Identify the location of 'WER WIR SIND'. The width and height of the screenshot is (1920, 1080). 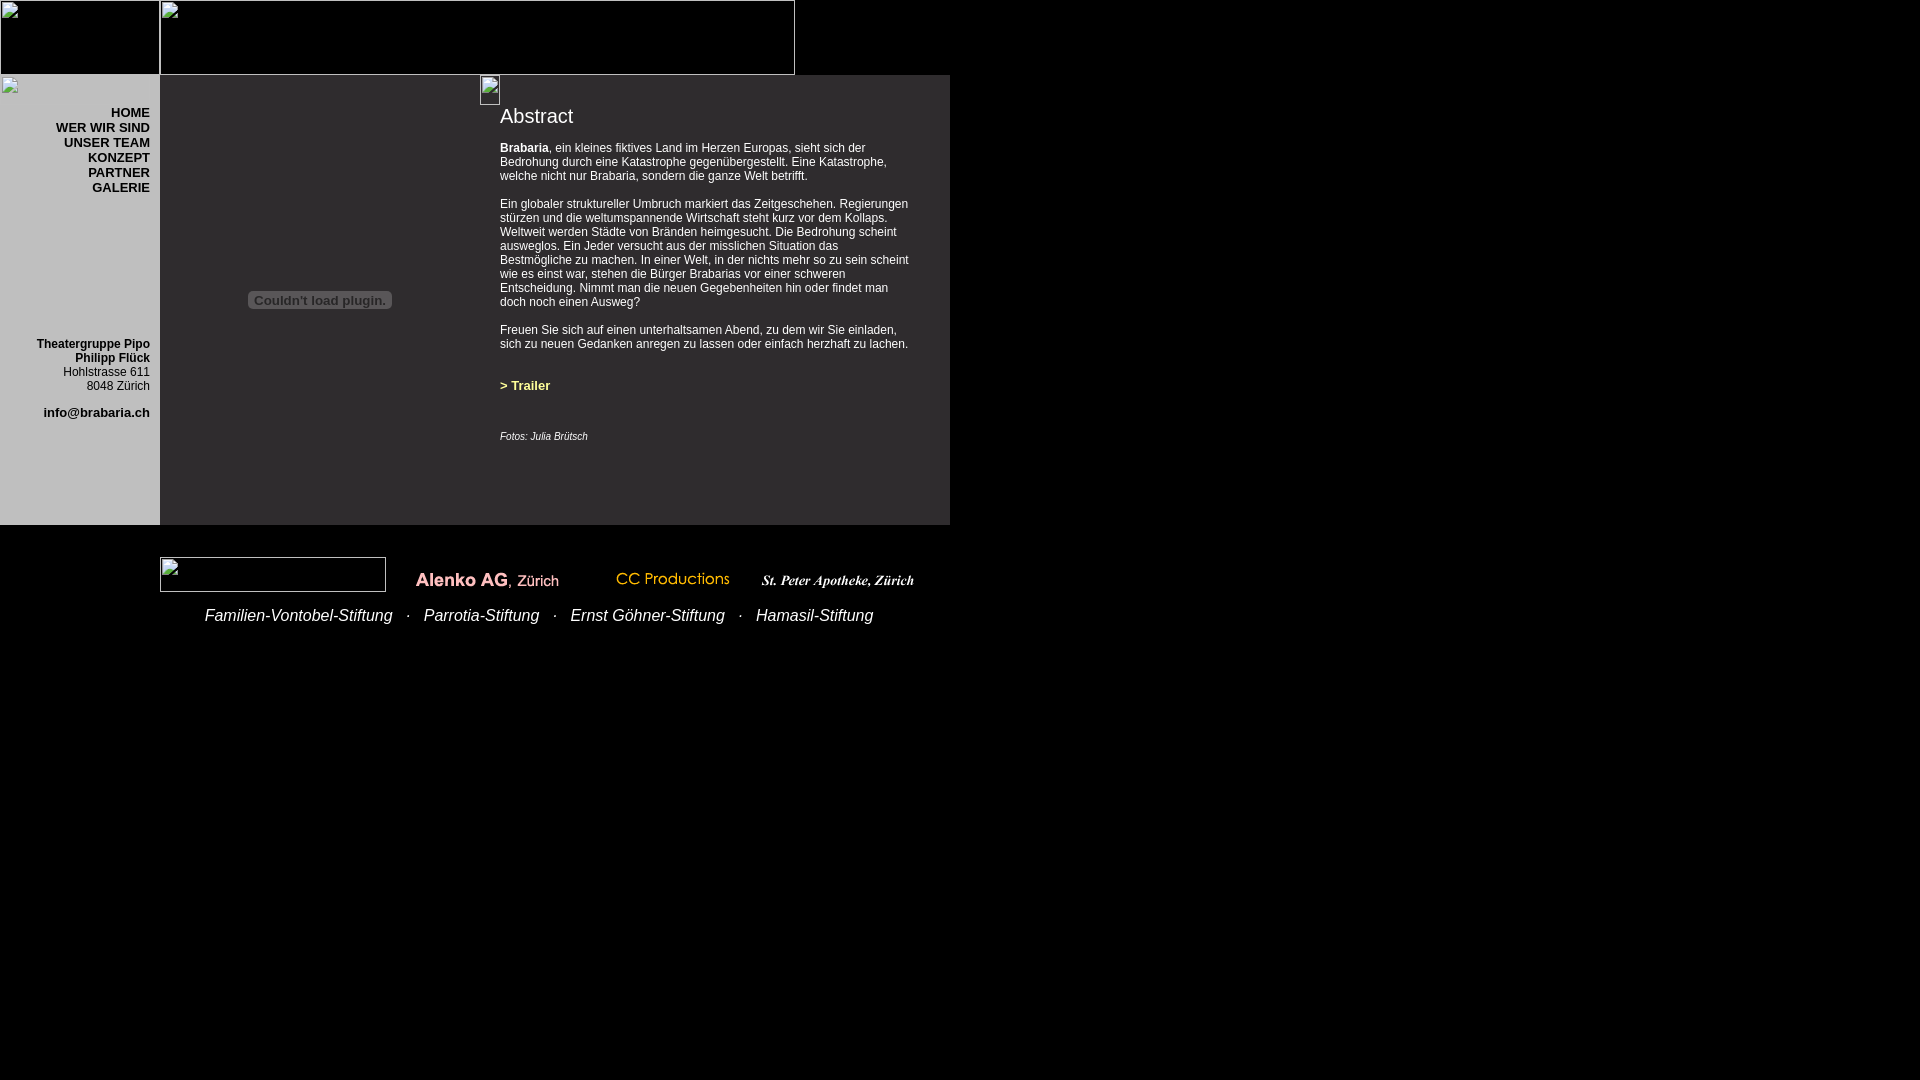
(101, 127).